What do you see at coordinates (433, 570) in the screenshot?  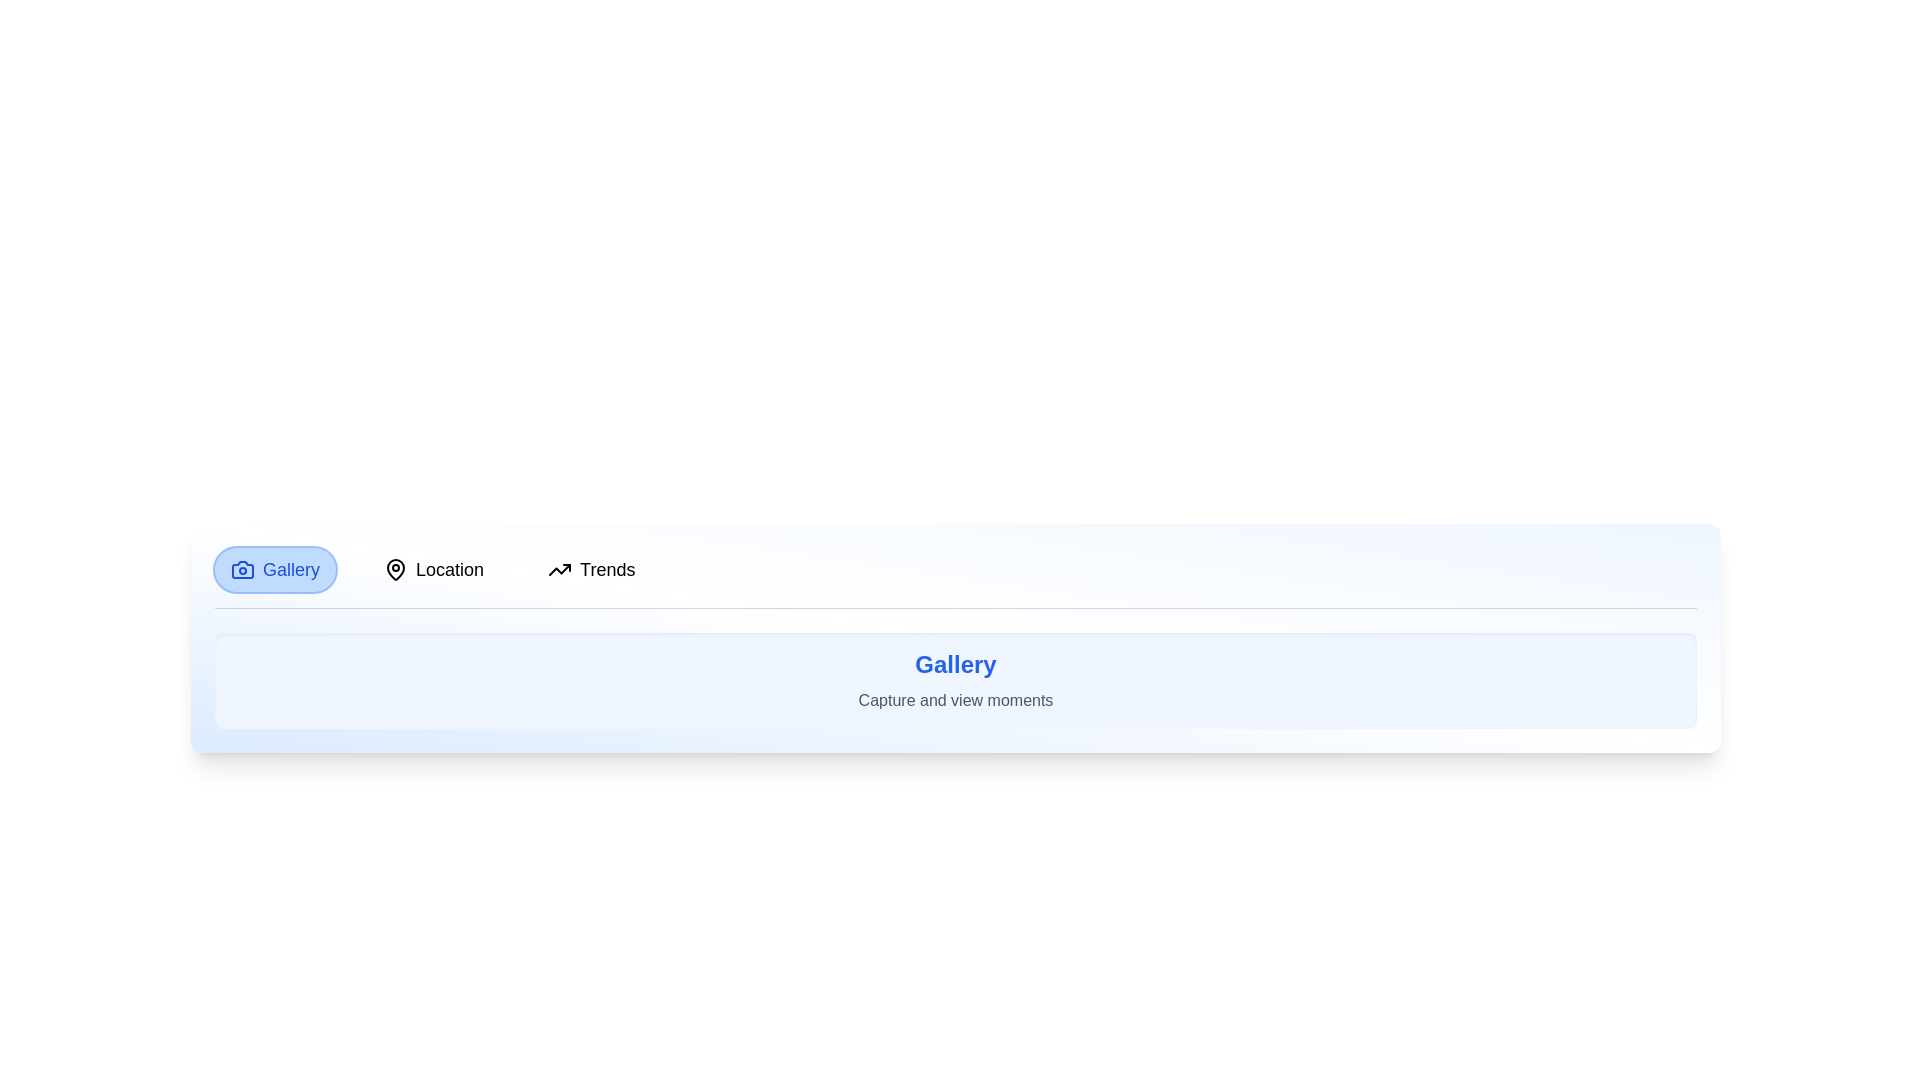 I see `the Location tab to observe the active tab styling changes` at bounding box center [433, 570].